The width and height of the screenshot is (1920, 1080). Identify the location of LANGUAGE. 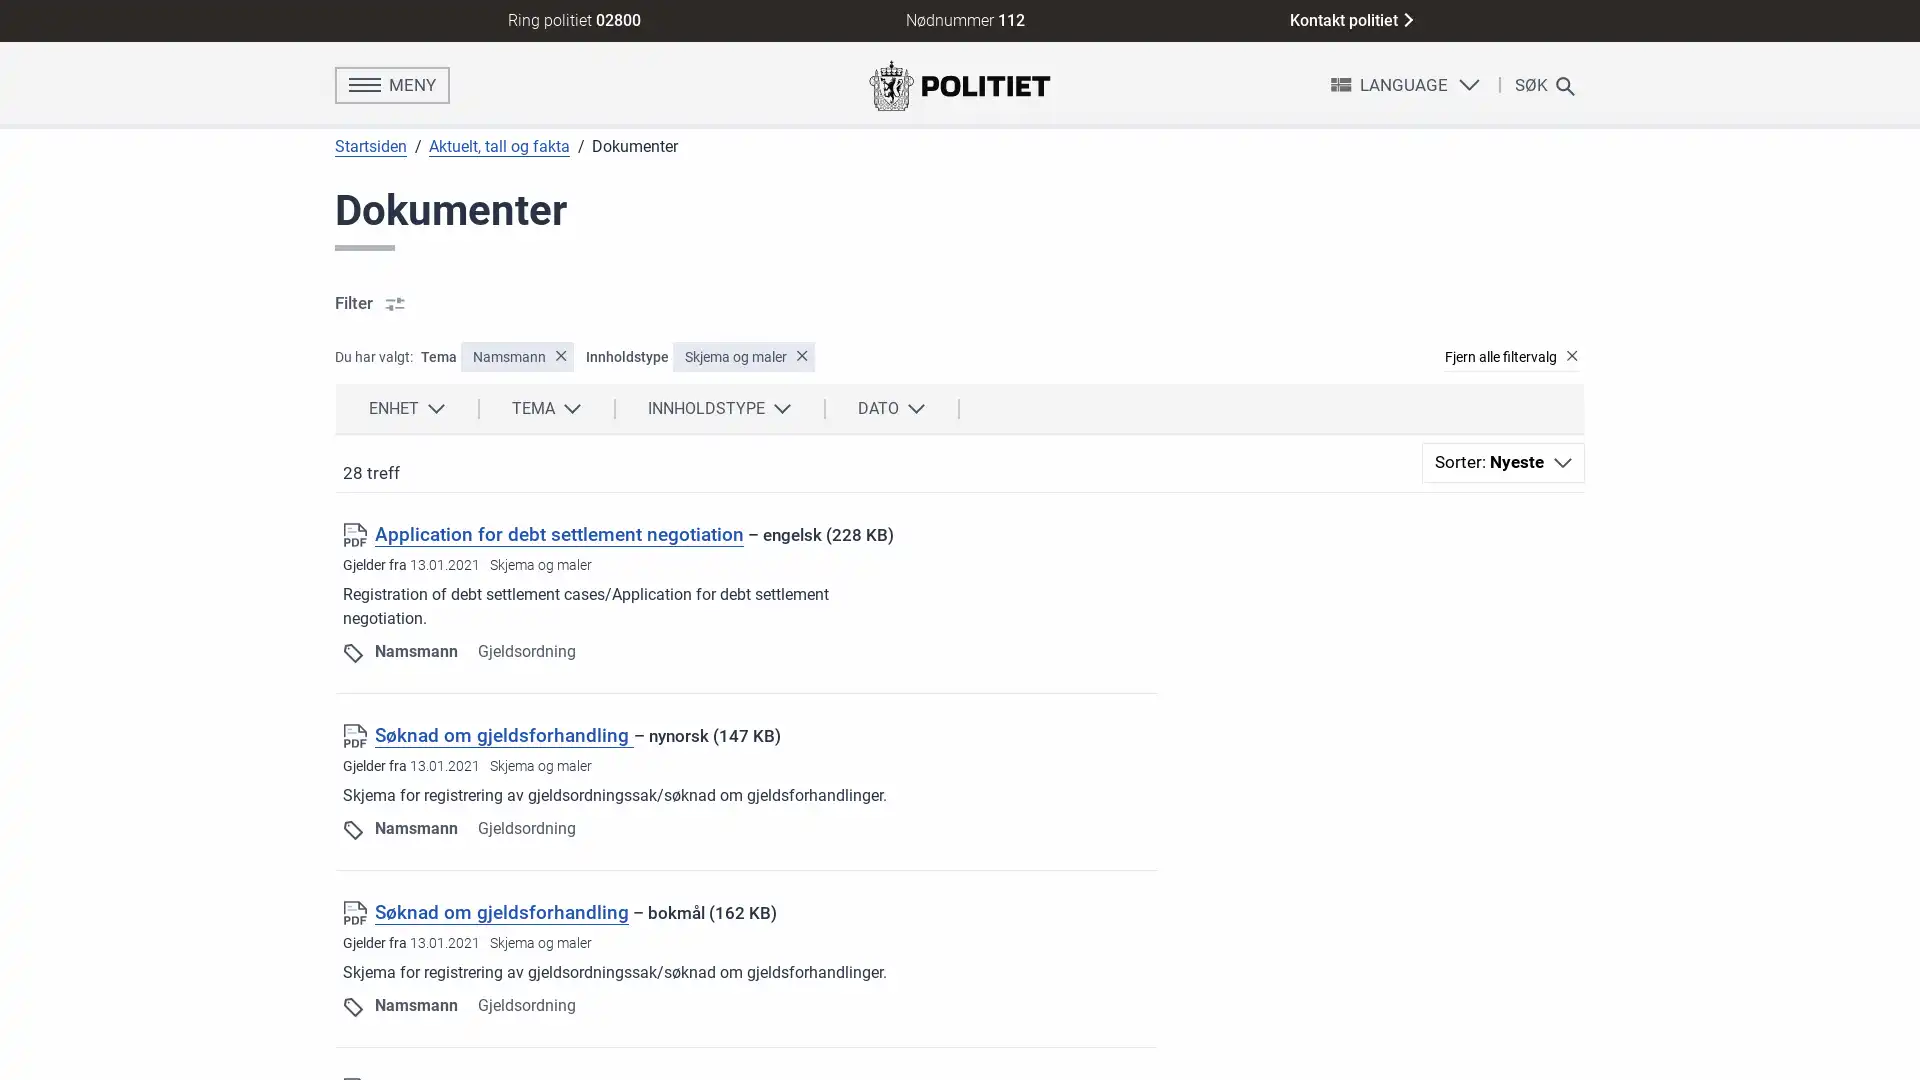
(1403, 83).